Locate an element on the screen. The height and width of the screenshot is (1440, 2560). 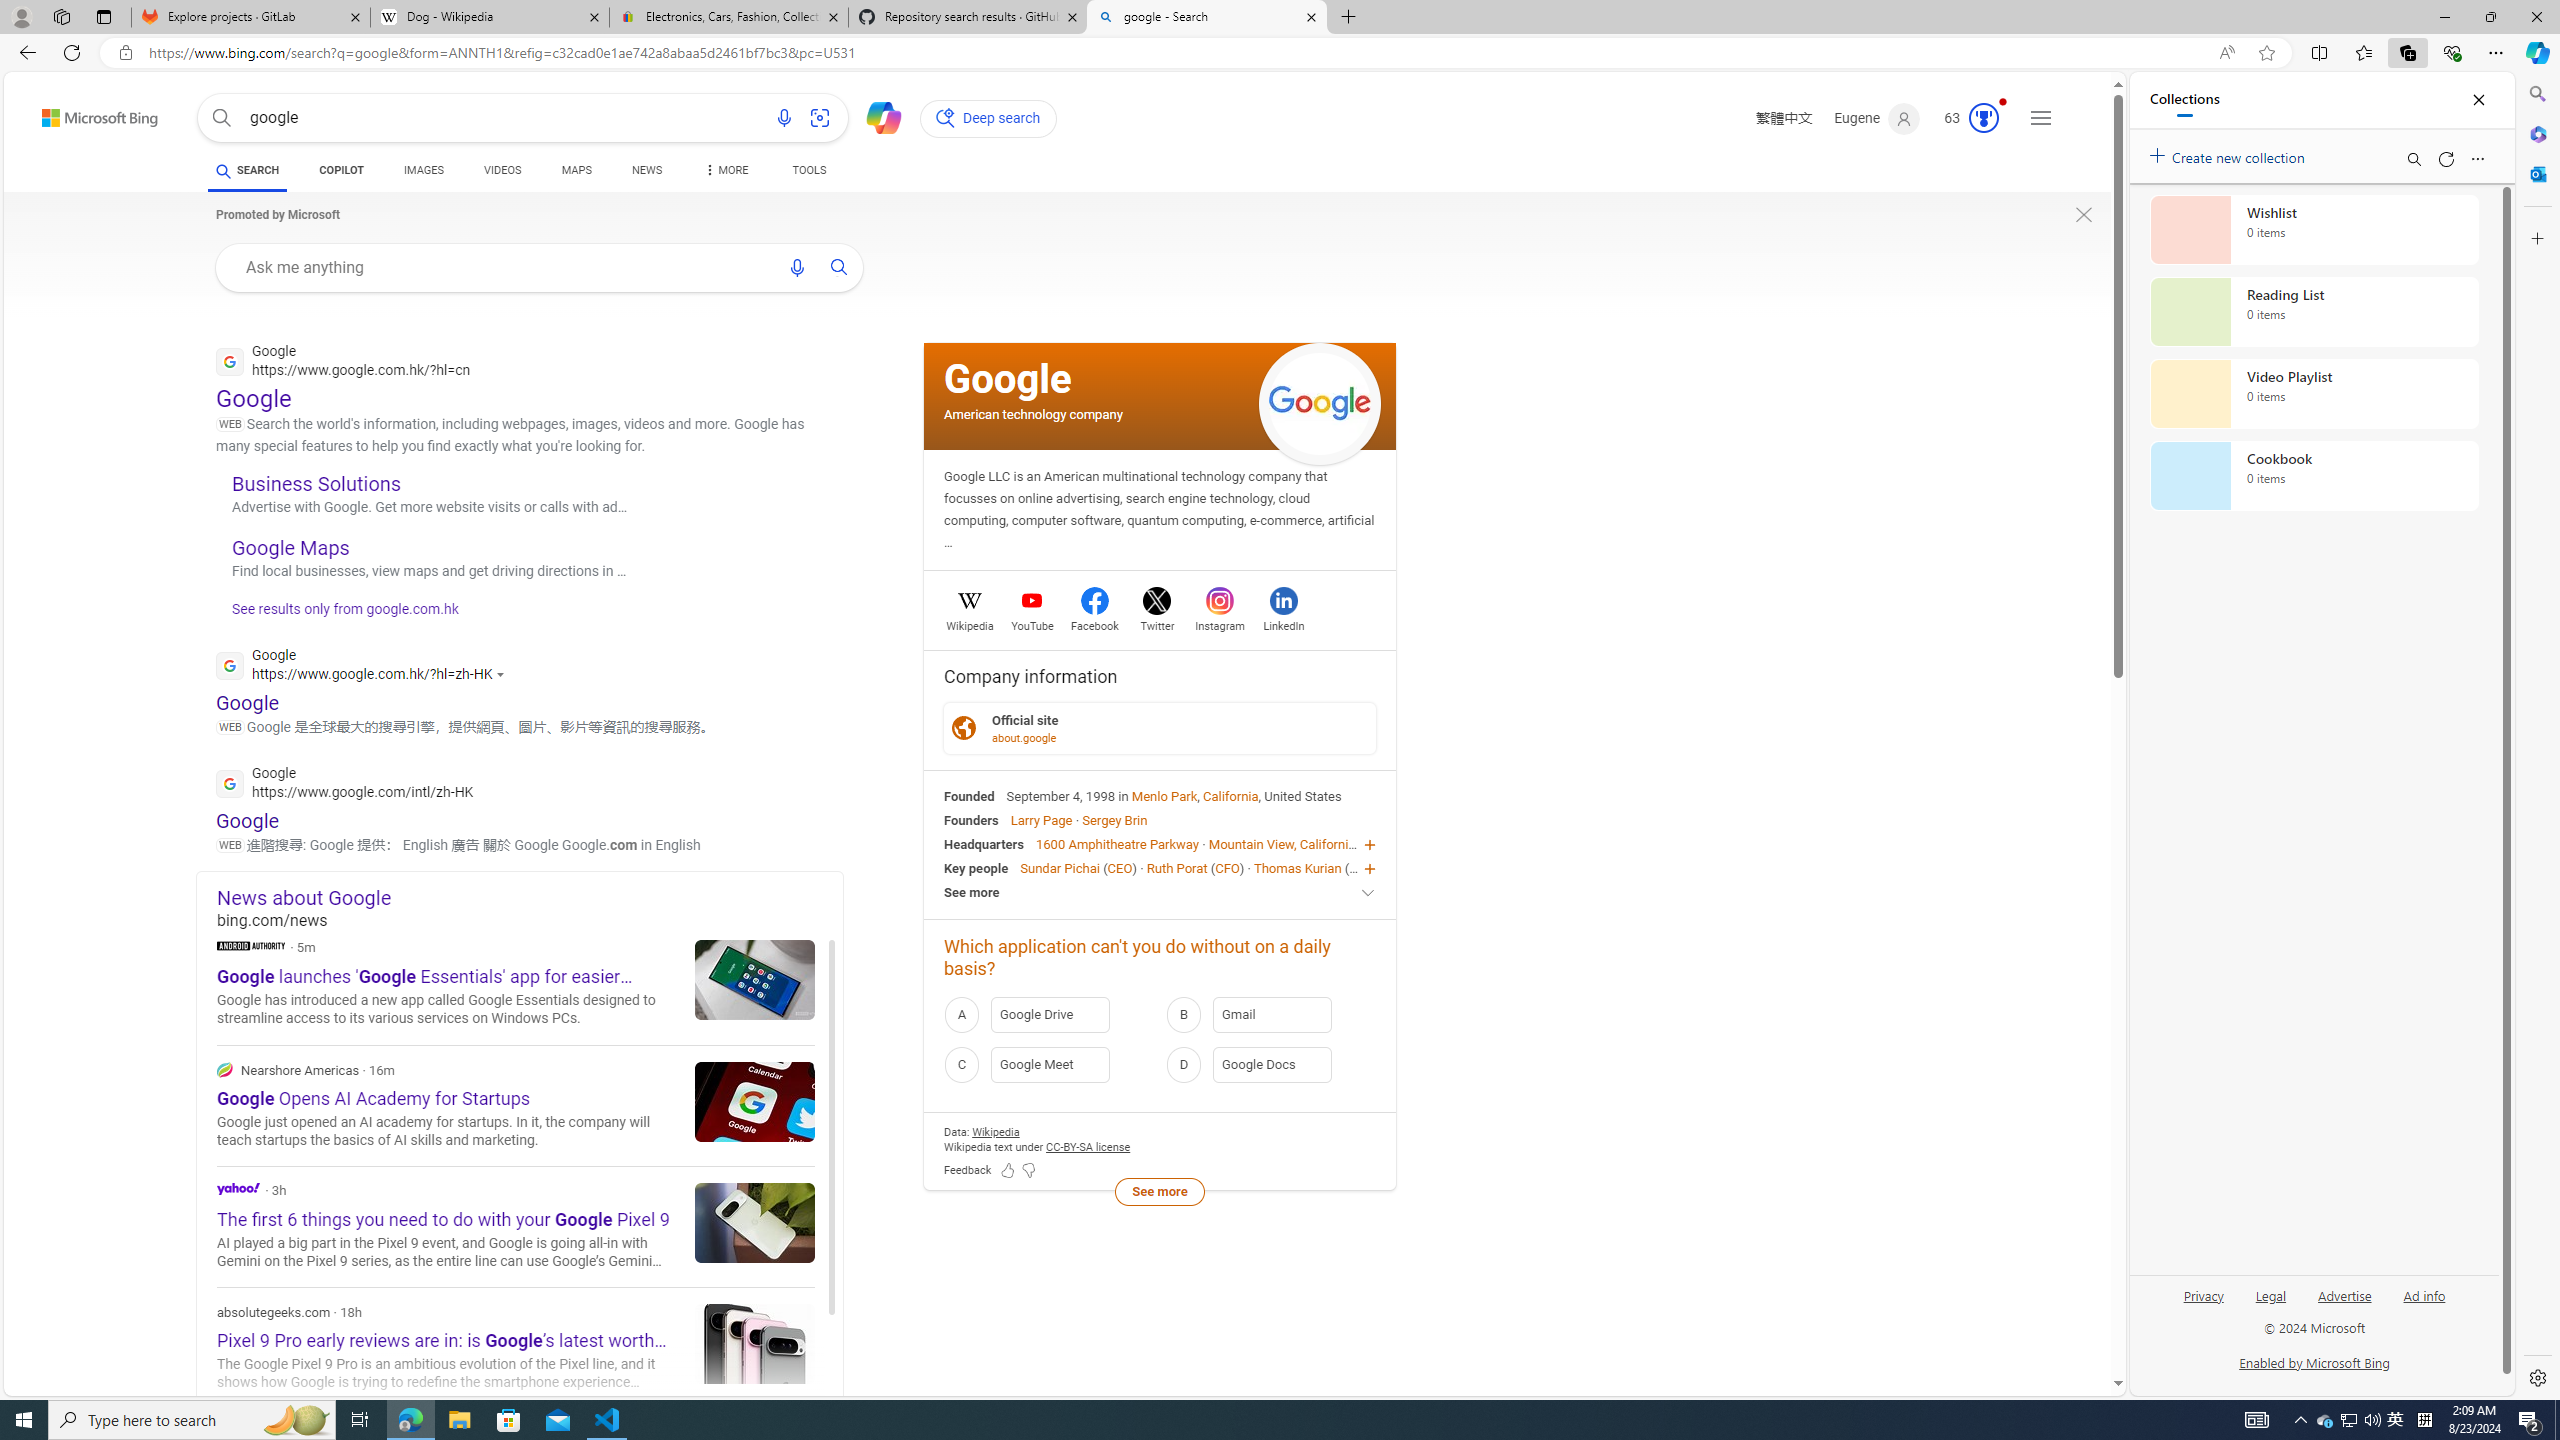
'Eugene' is located at coordinates (1875, 118).